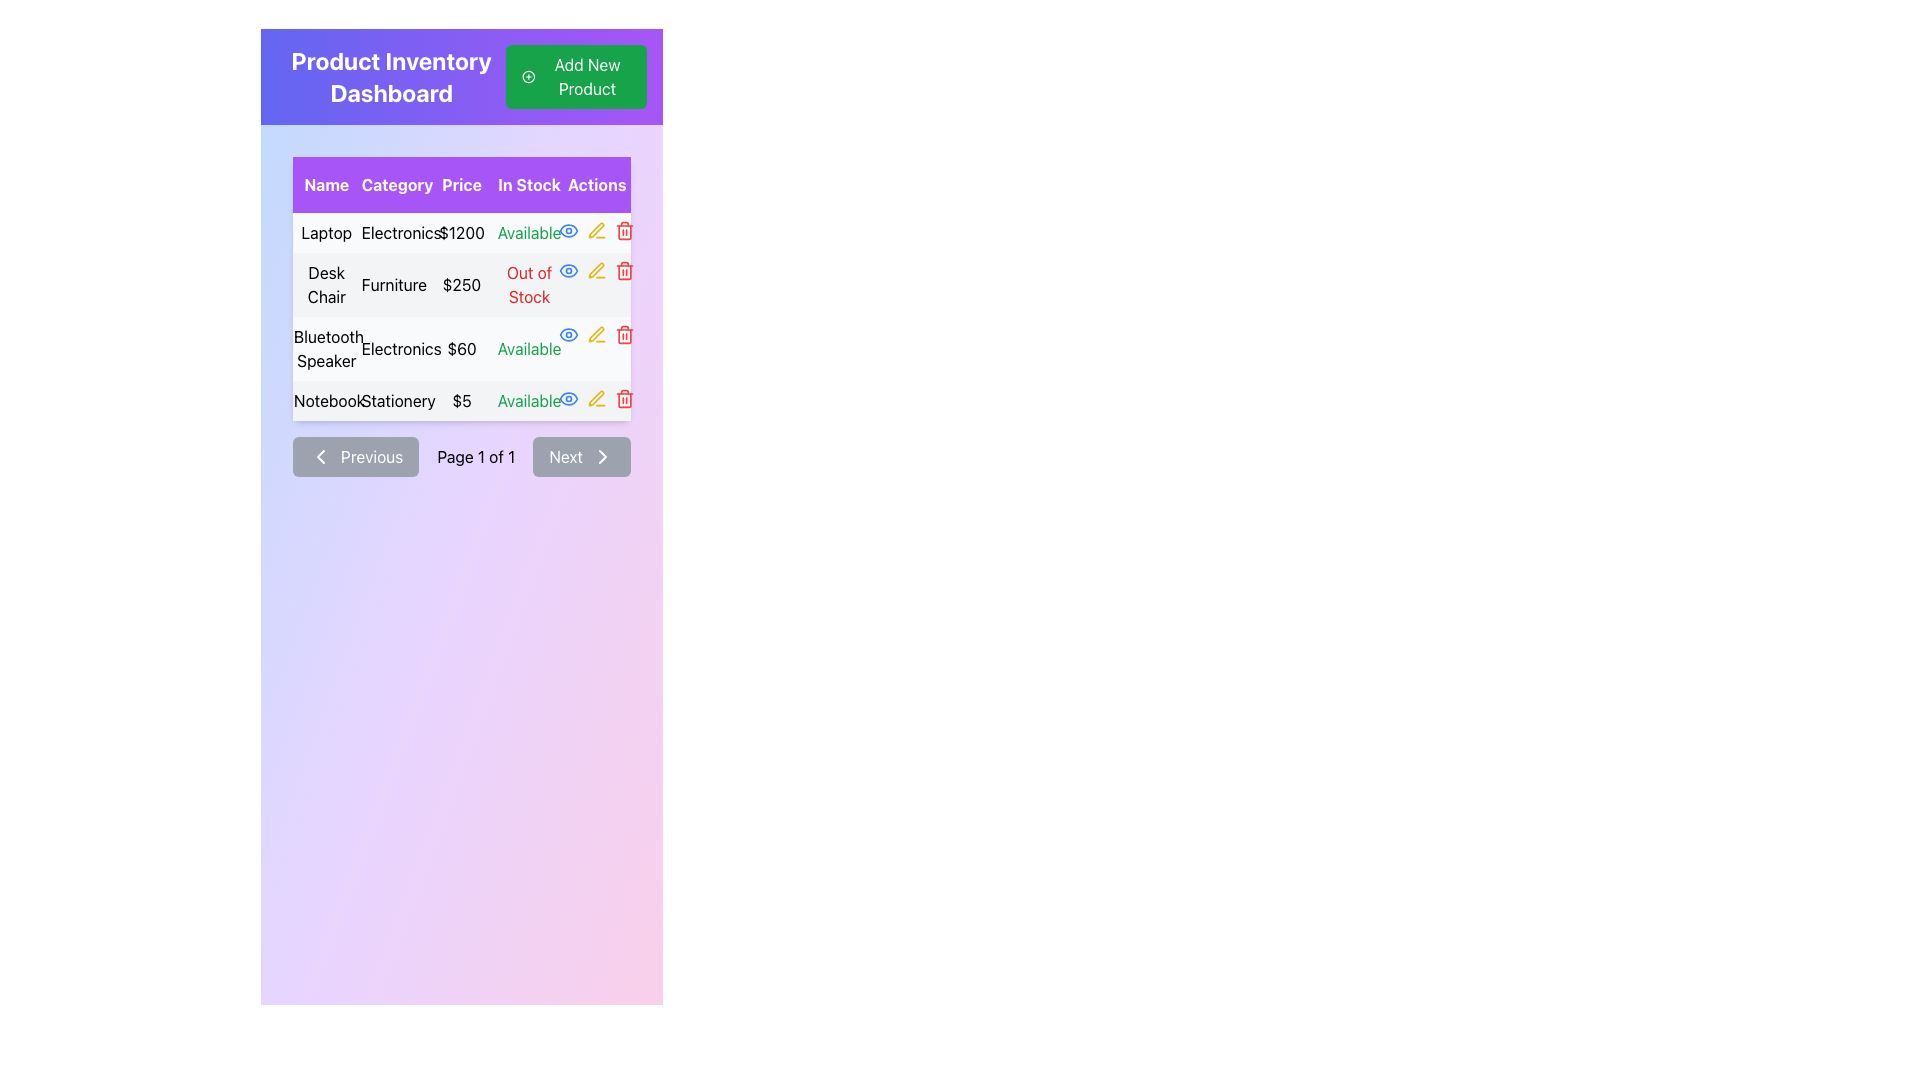 This screenshot has height=1080, width=1920. What do you see at coordinates (529, 401) in the screenshot?
I see `the centered text label displaying the word 'Available' in a green font, located in the fourth row of the main table in the 'In Stock' column, following the price '$5' and preceding the action buttons` at bounding box center [529, 401].